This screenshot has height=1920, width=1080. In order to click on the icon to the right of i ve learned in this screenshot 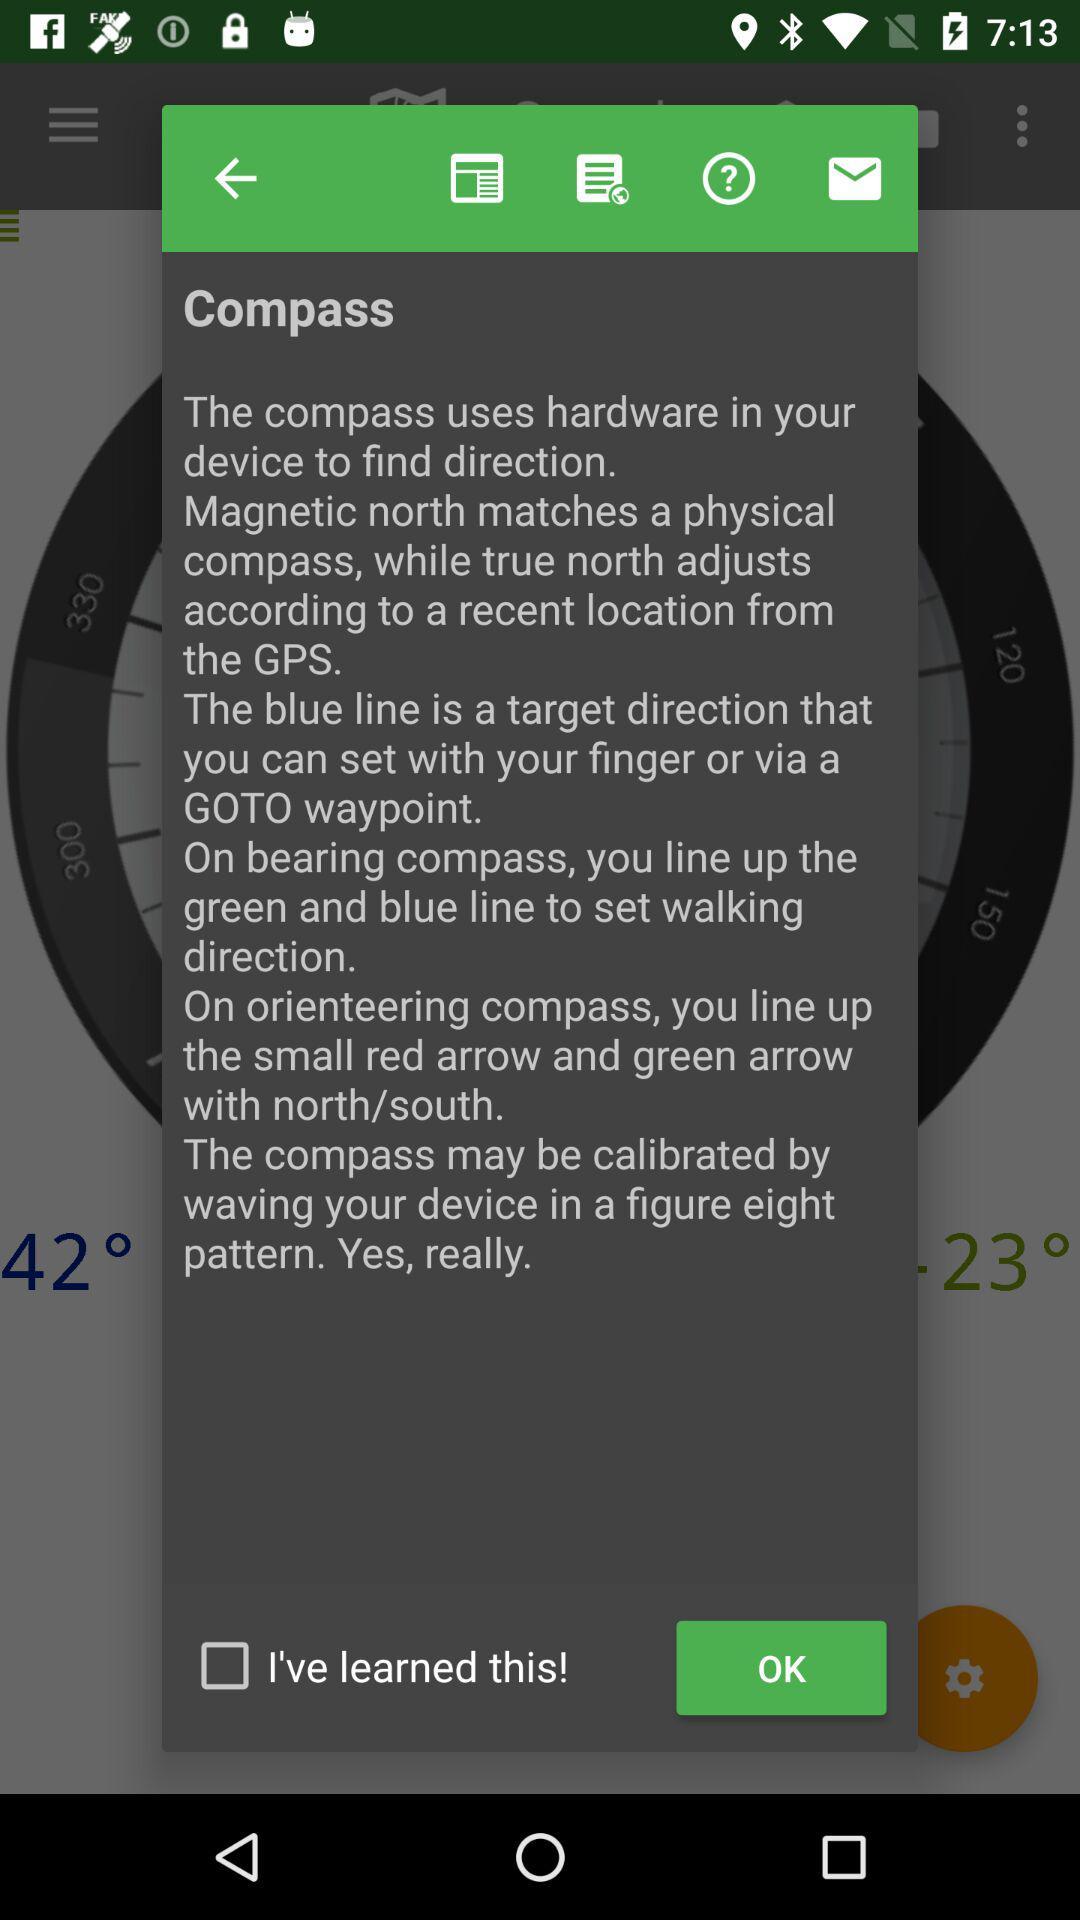, I will do `click(780, 1668)`.